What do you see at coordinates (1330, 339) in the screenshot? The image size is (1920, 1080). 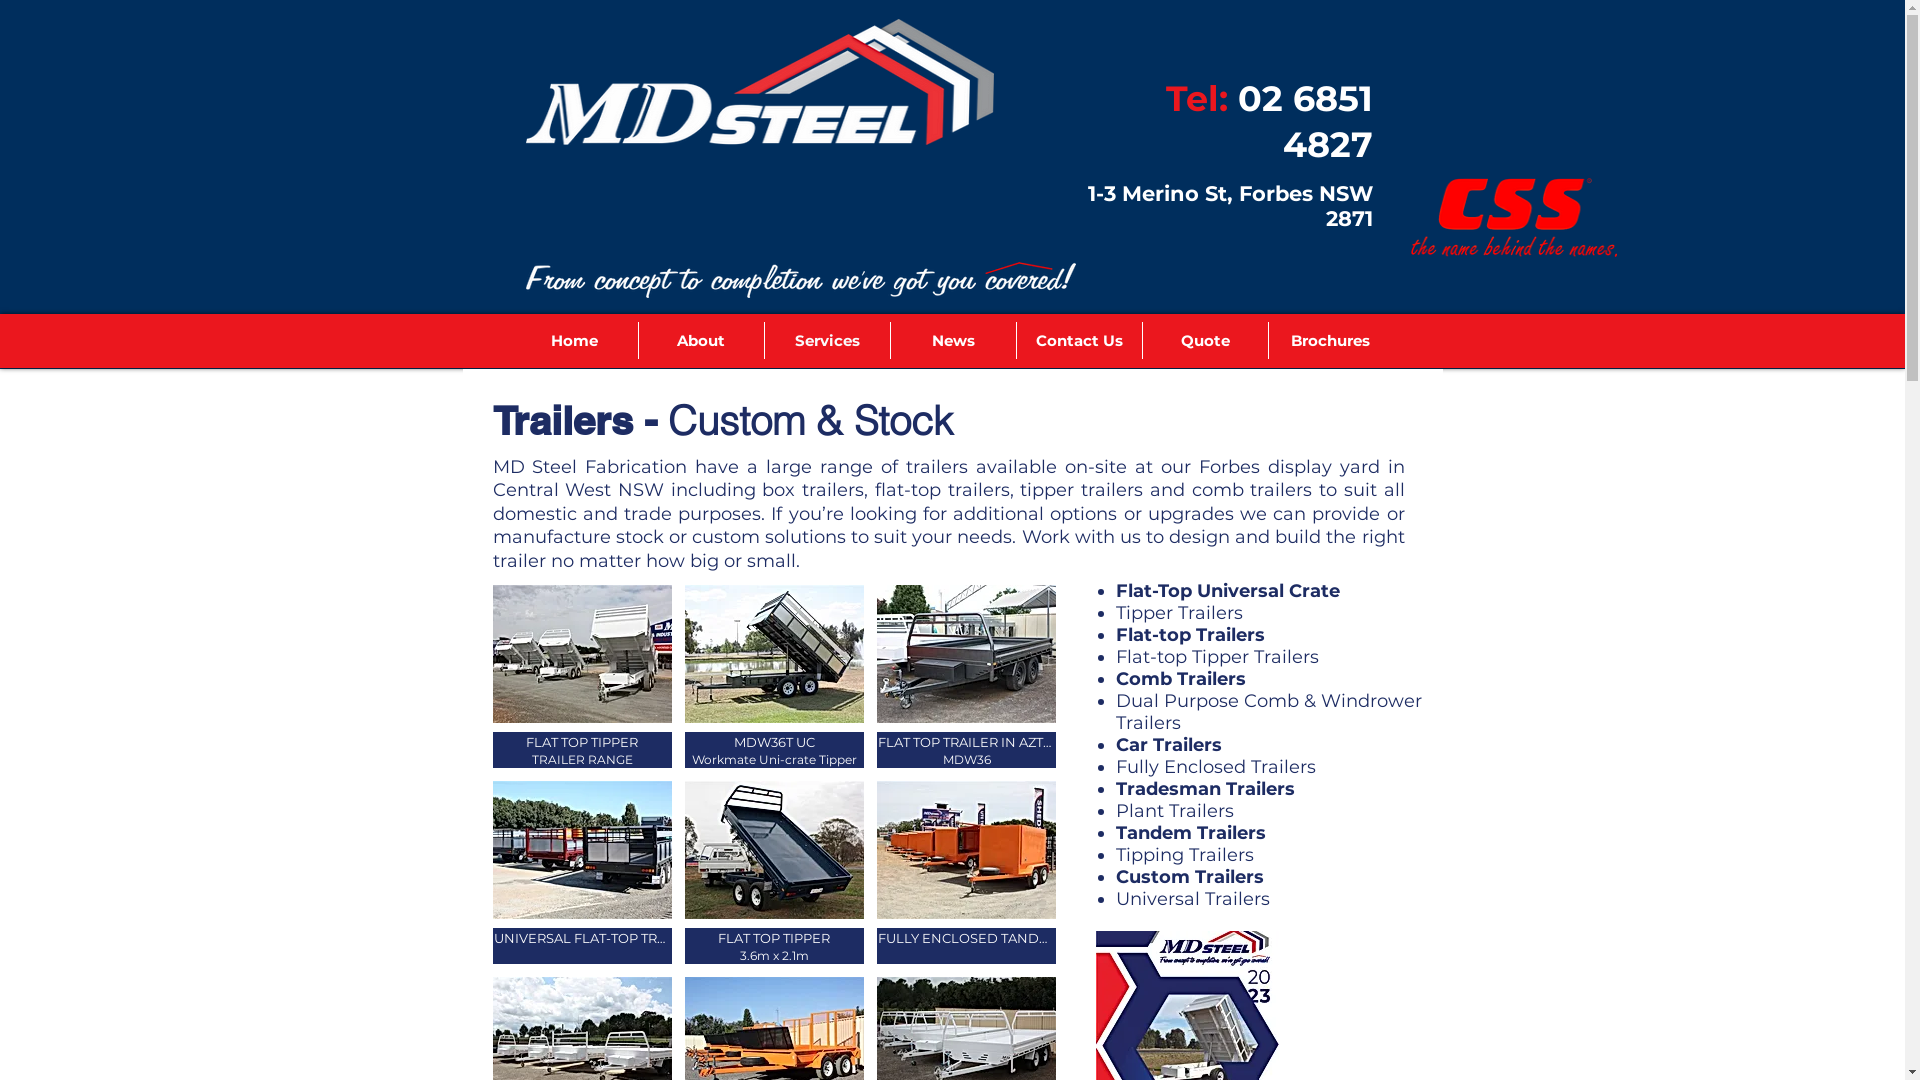 I see `'Brochures'` at bounding box center [1330, 339].